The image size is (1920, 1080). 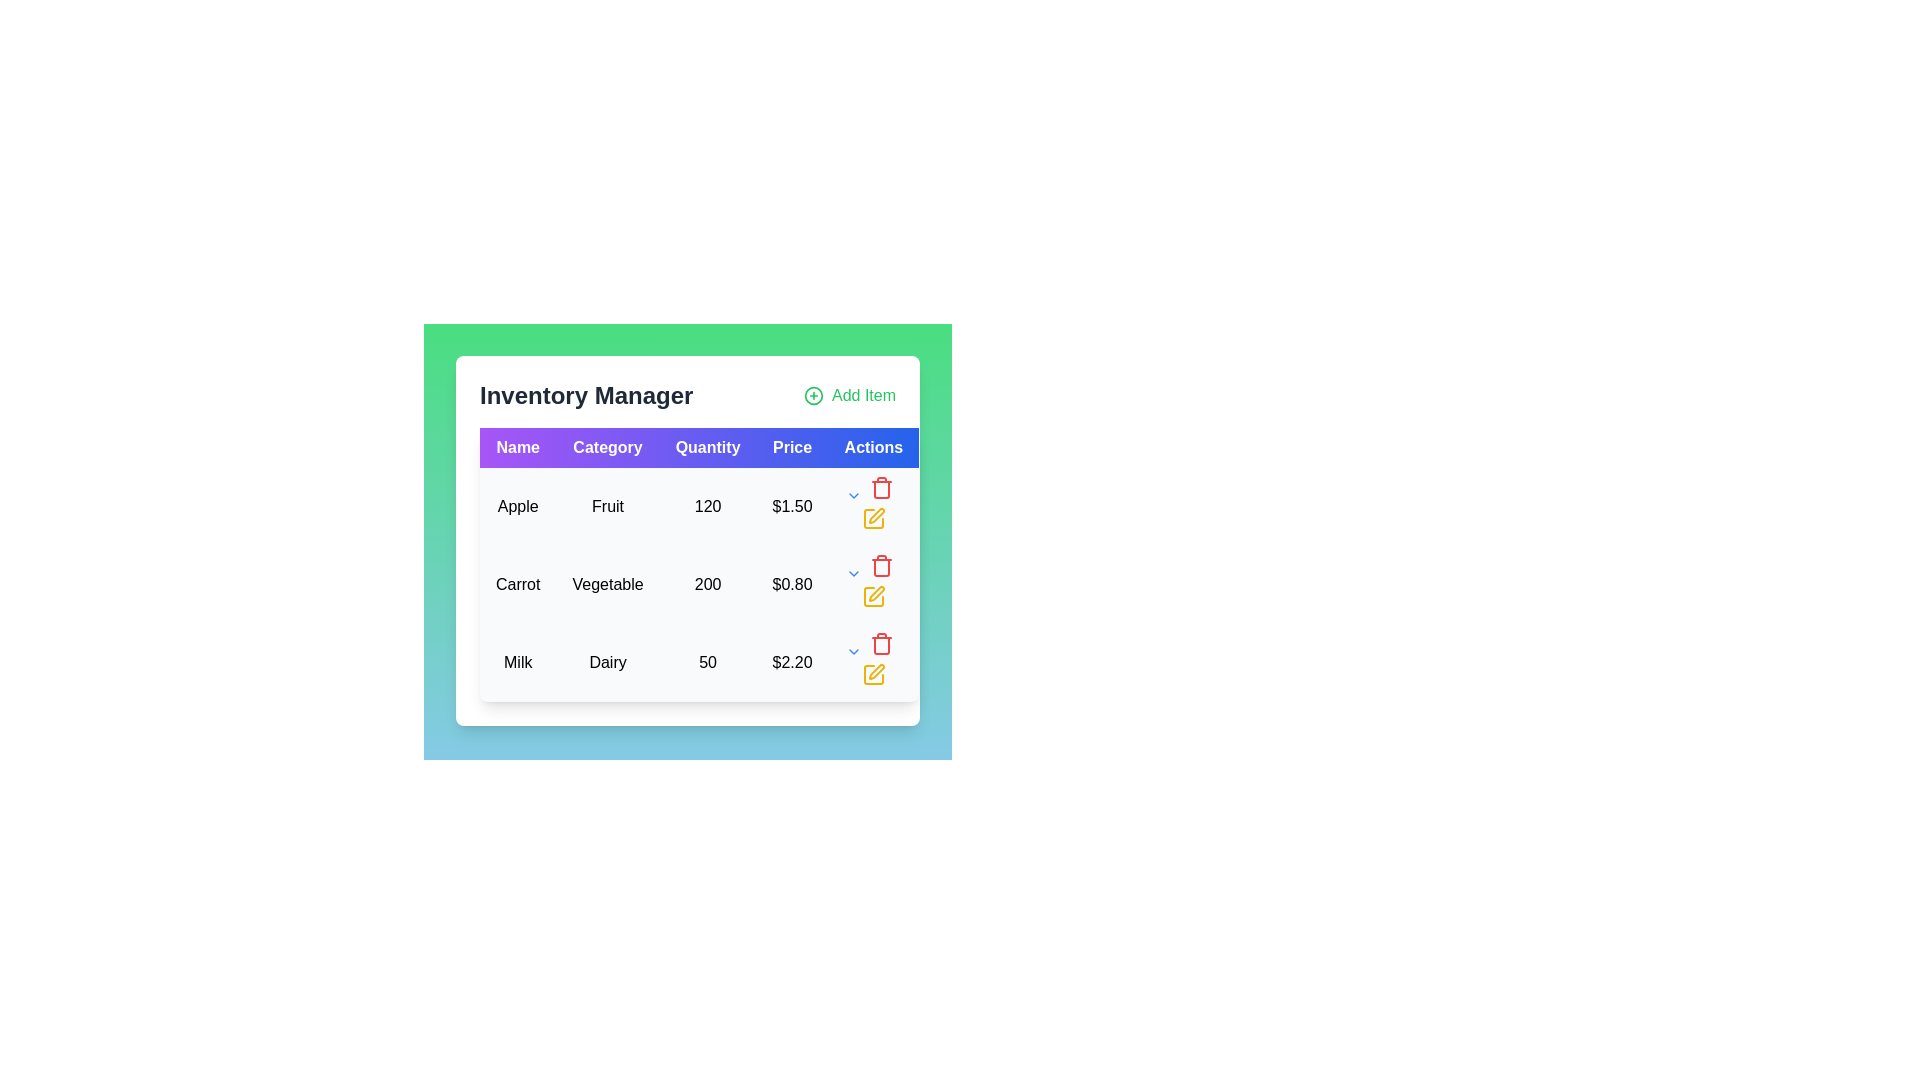 What do you see at coordinates (791, 663) in the screenshot?
I see `the static text label displaying the price information for Milk, which shows $2.20 in the Price column of the table` at bounding box center [791, 663].